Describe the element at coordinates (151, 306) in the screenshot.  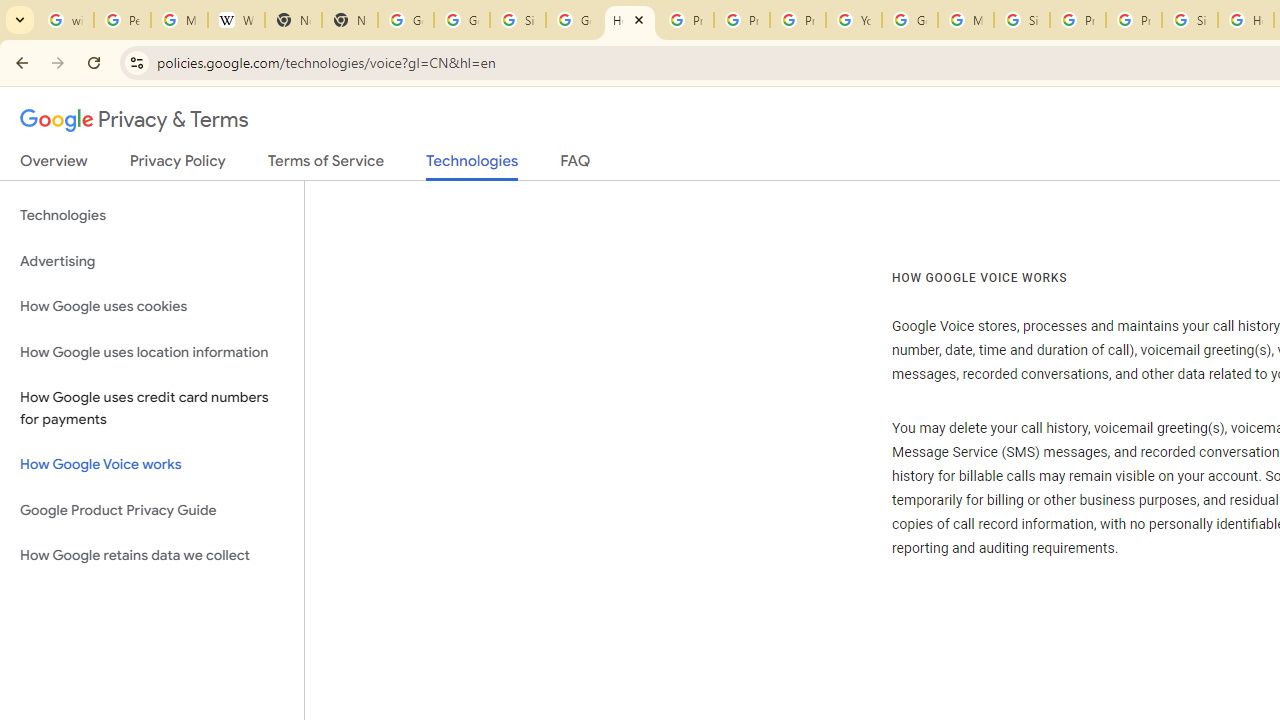
I see `'How Google uses cookies'` at that location.